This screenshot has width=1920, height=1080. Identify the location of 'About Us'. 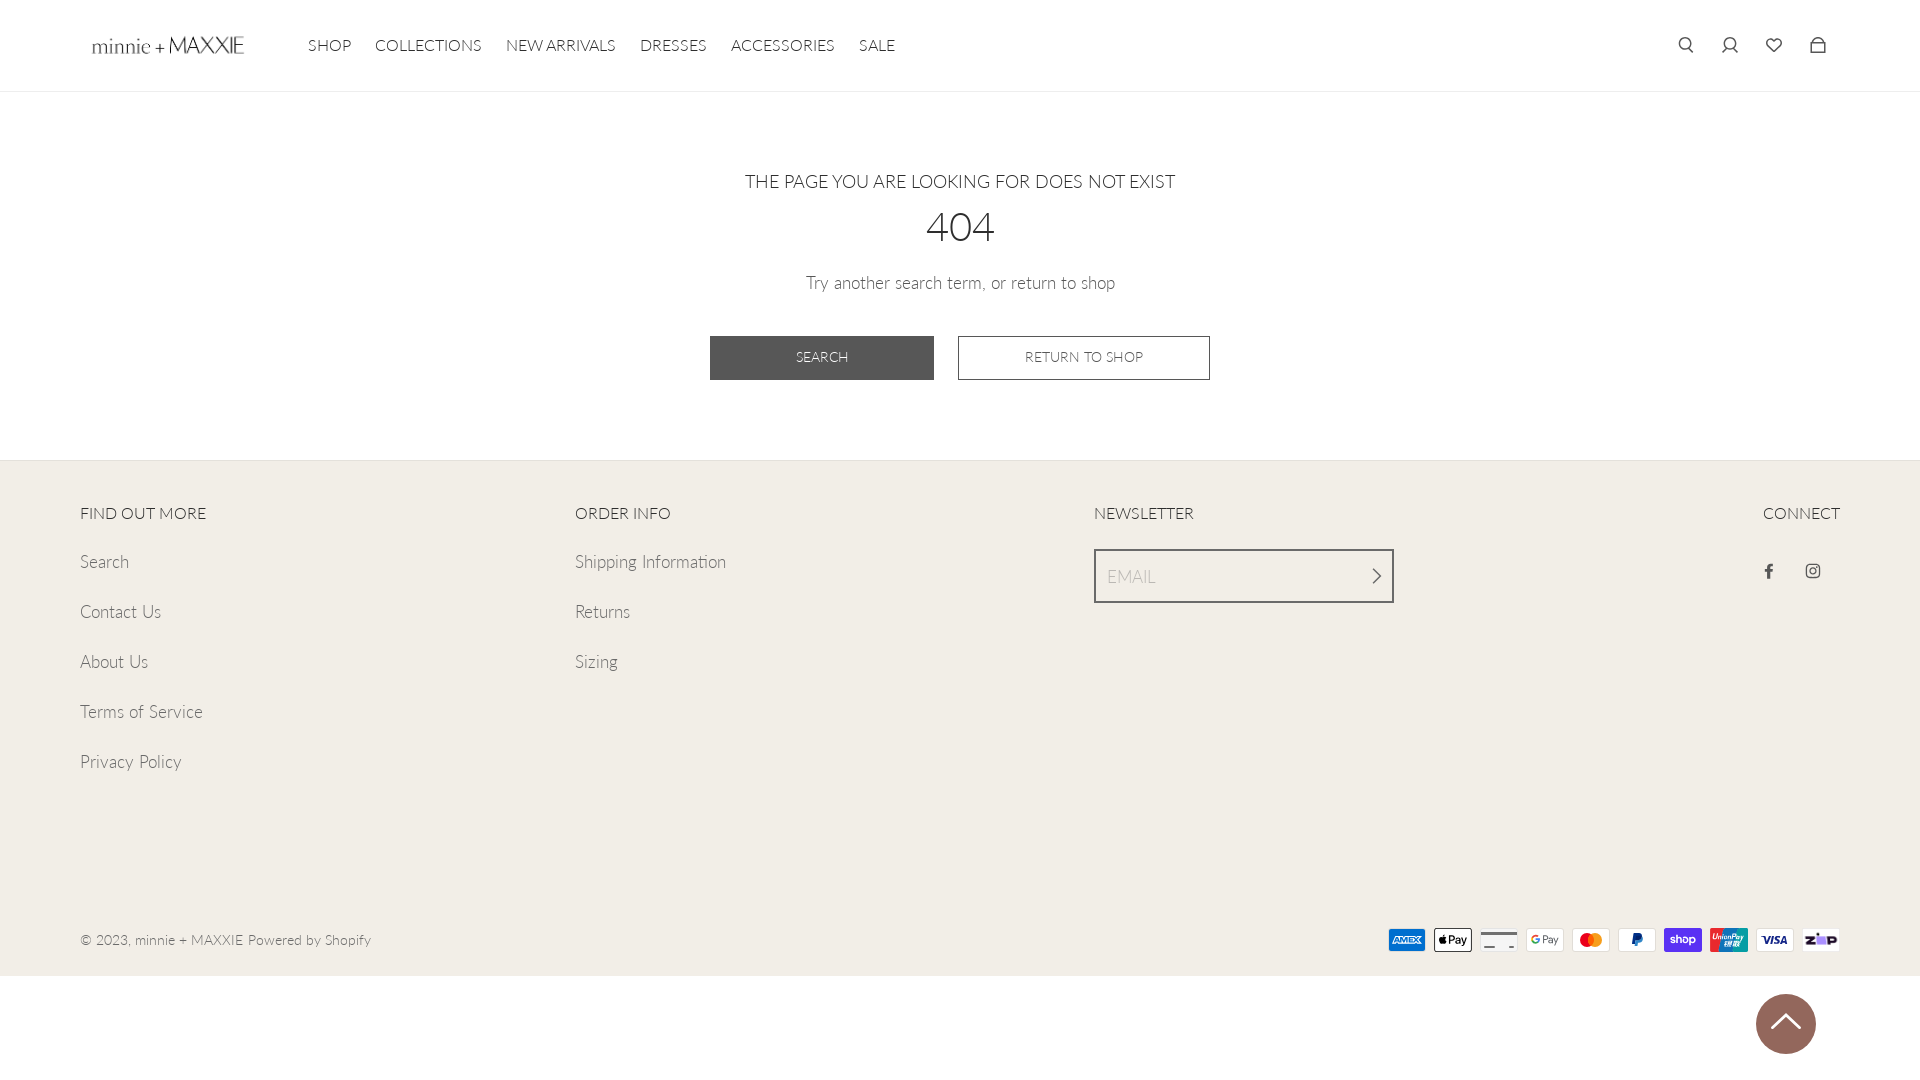
(80, 662).